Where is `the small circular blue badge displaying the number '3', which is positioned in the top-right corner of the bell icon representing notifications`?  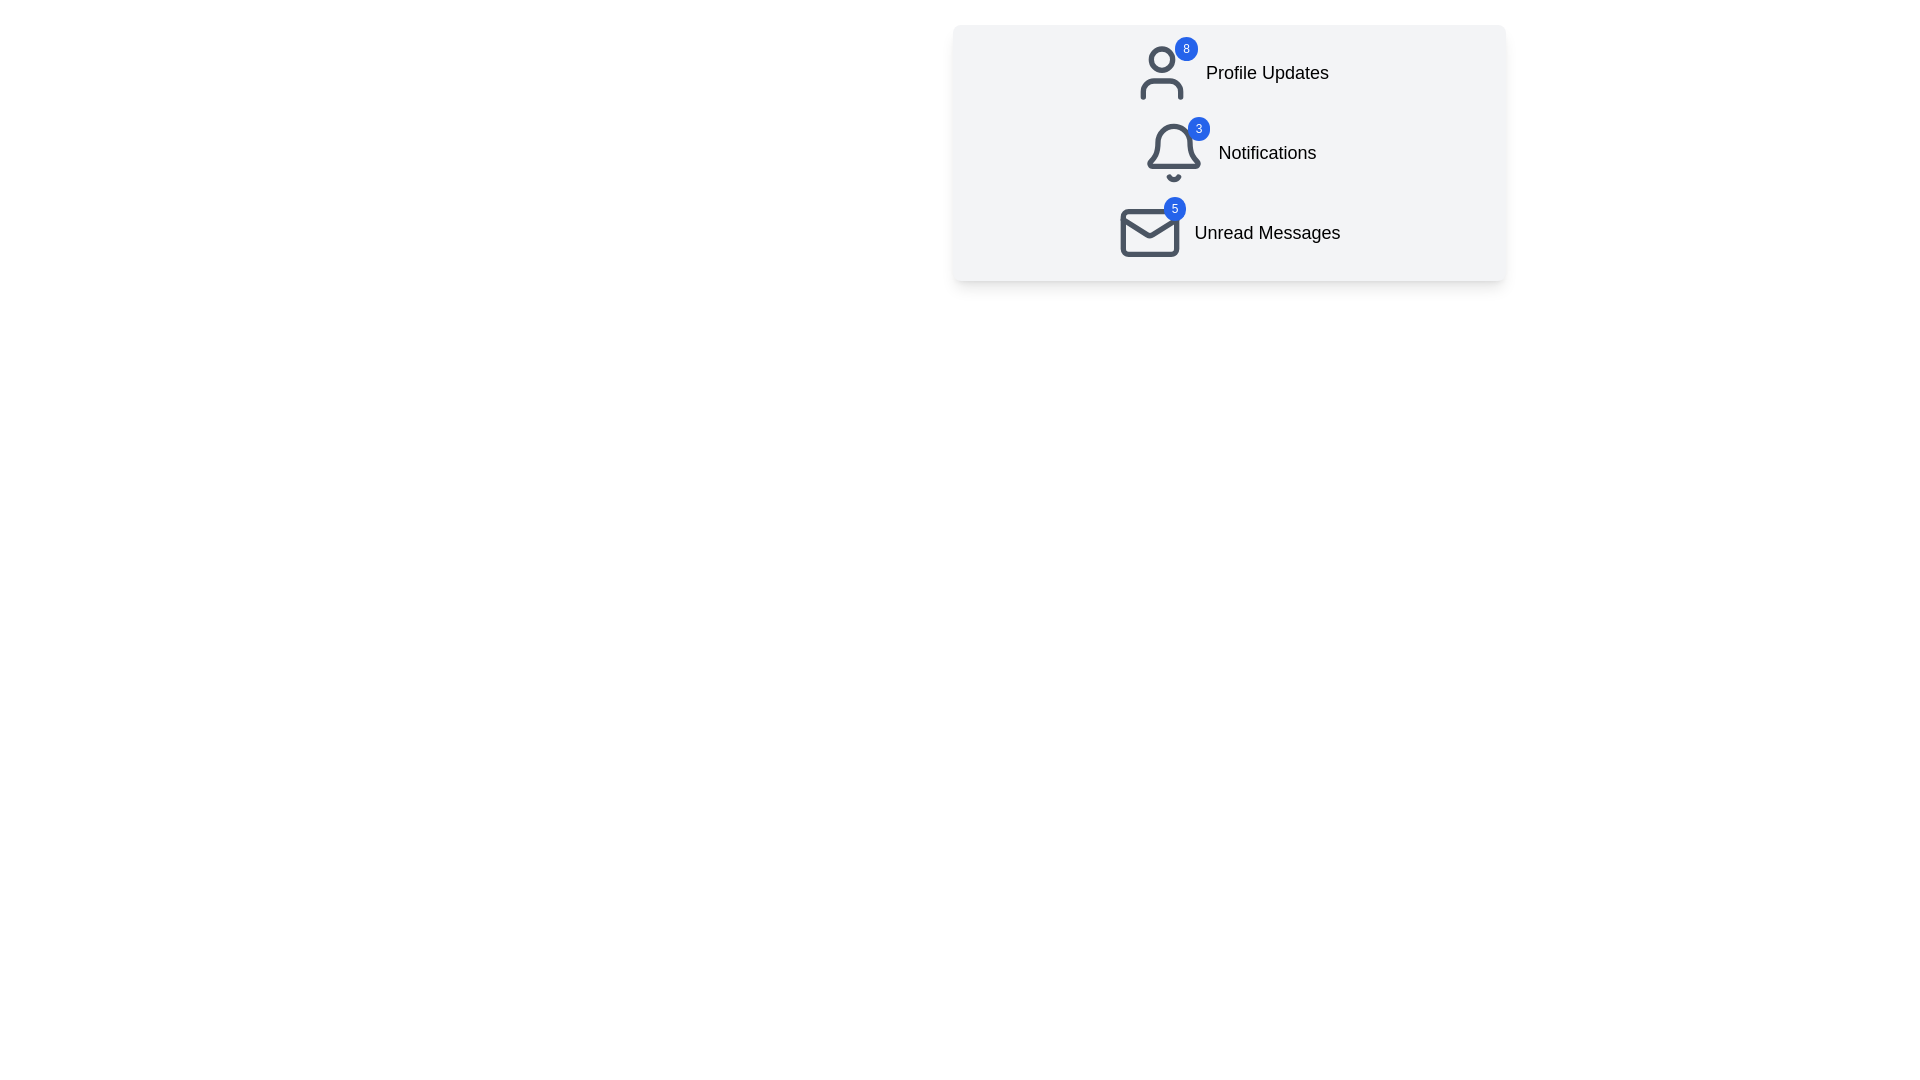
the small circular blue badge displaying the number '3', which is positioned in the top-right corner of the bell icon representing notifications is located at coordinates (1199, 128).